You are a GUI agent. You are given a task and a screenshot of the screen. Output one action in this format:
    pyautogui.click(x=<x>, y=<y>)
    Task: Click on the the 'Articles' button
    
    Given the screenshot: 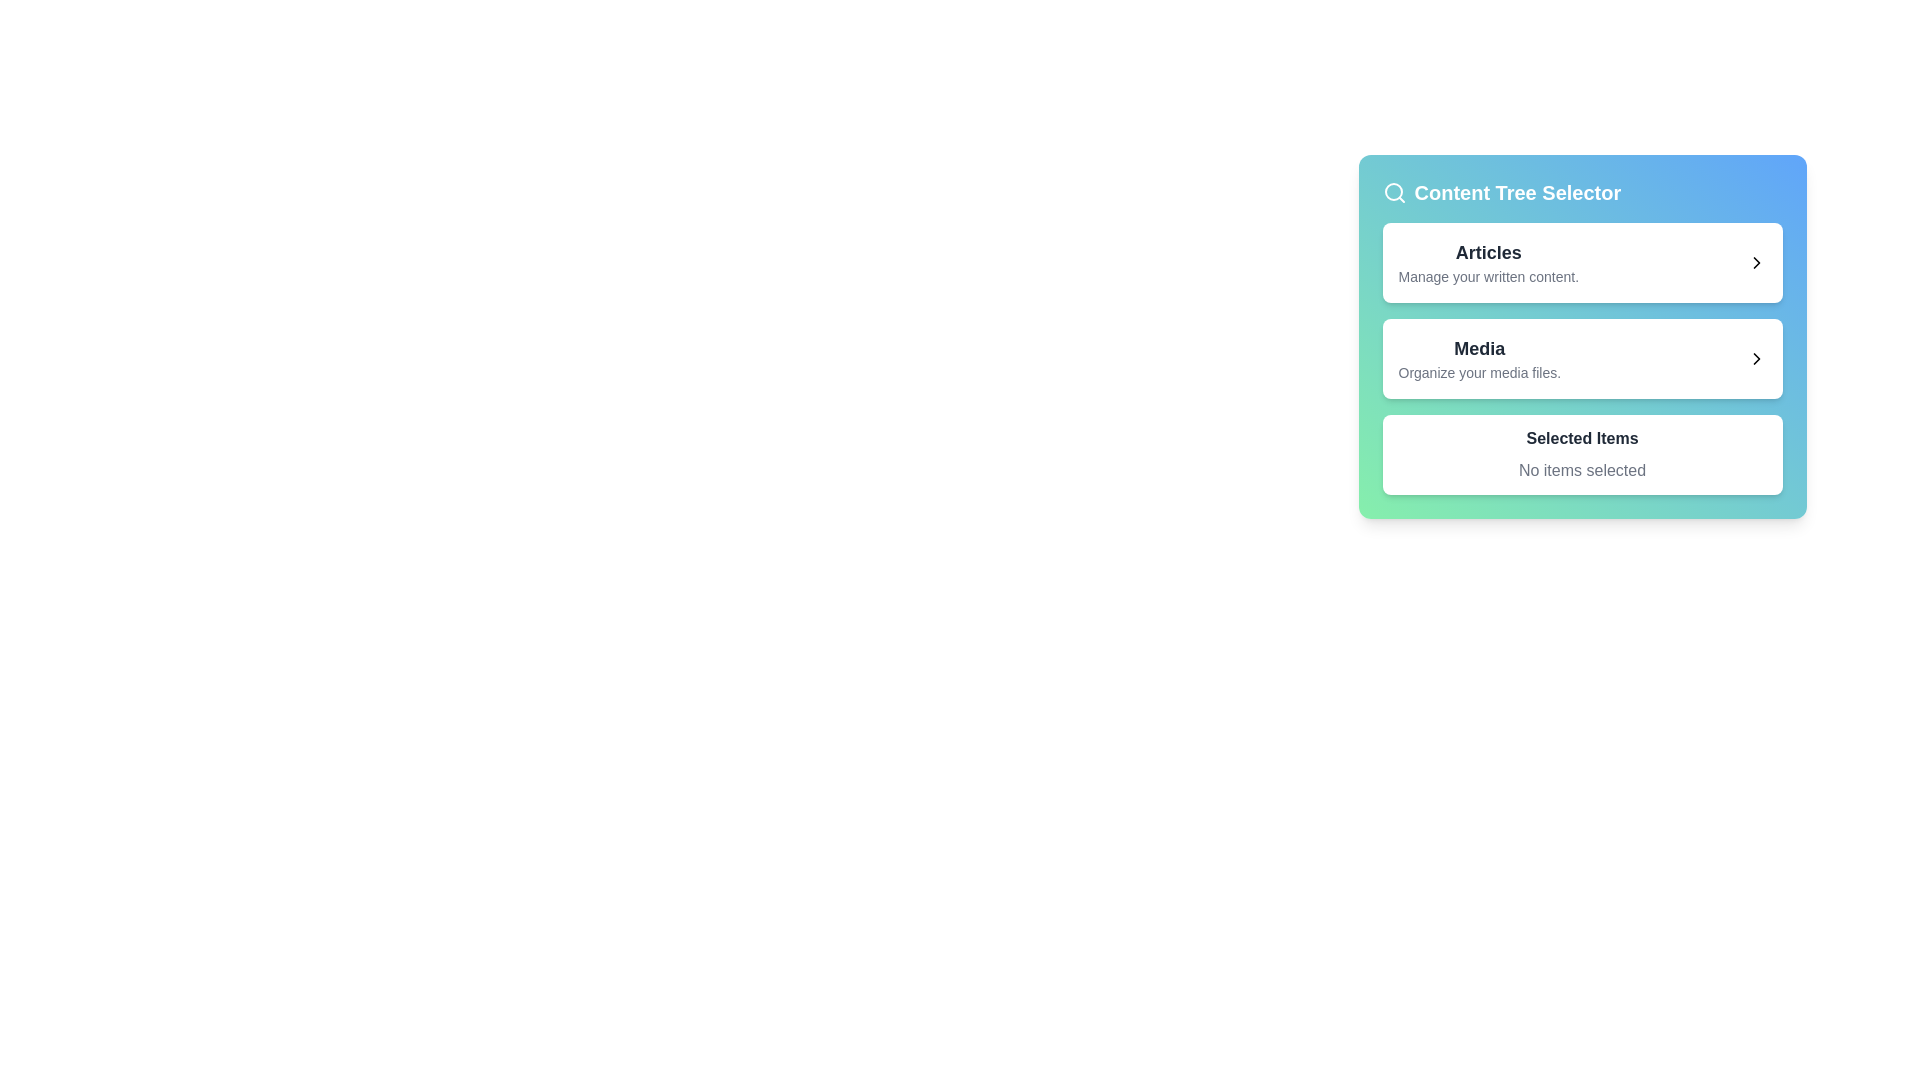 What is the action you would take?
    pyautogui.click(x=1581, y=261)
    